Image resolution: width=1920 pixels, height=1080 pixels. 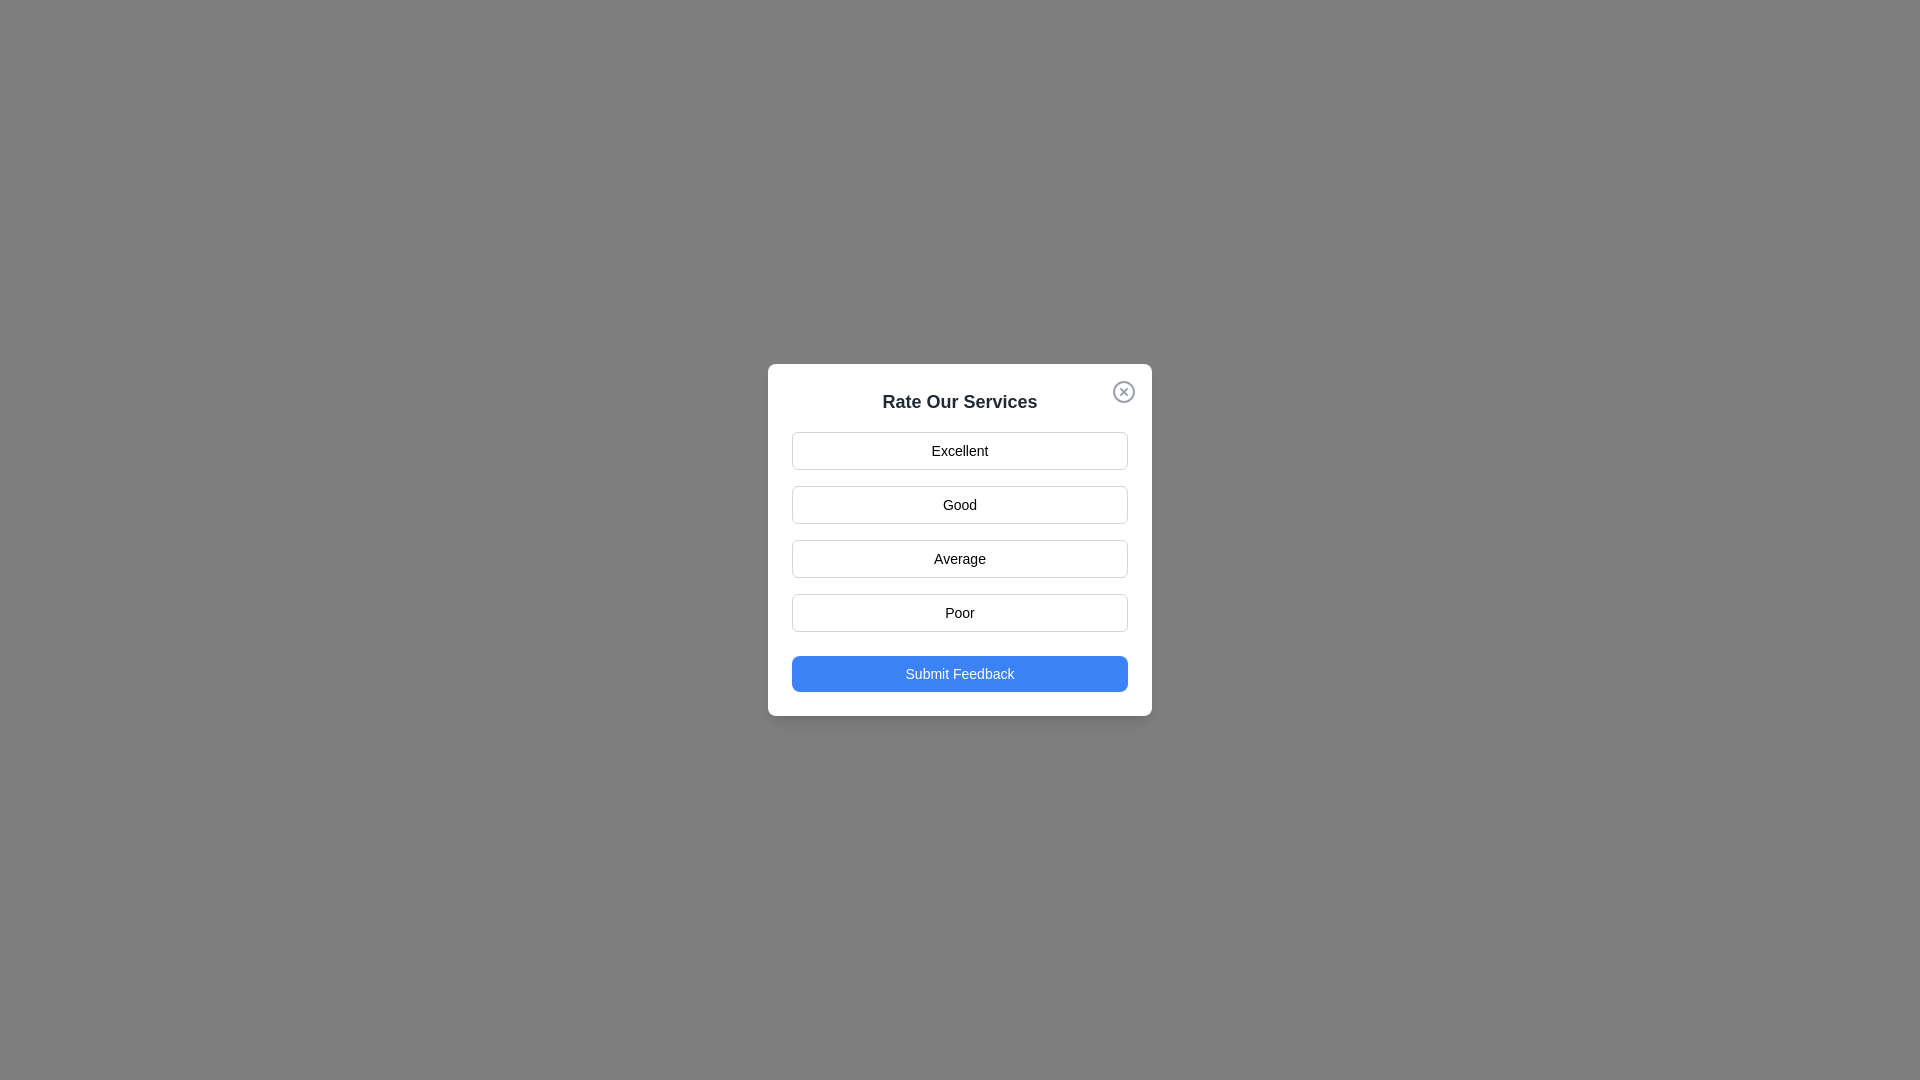 What do you see at coordinates (960, 674) in the screenshot?
I see `the 'Submit Feedback' button to submit the feedback` at bounding box center [960, 674].